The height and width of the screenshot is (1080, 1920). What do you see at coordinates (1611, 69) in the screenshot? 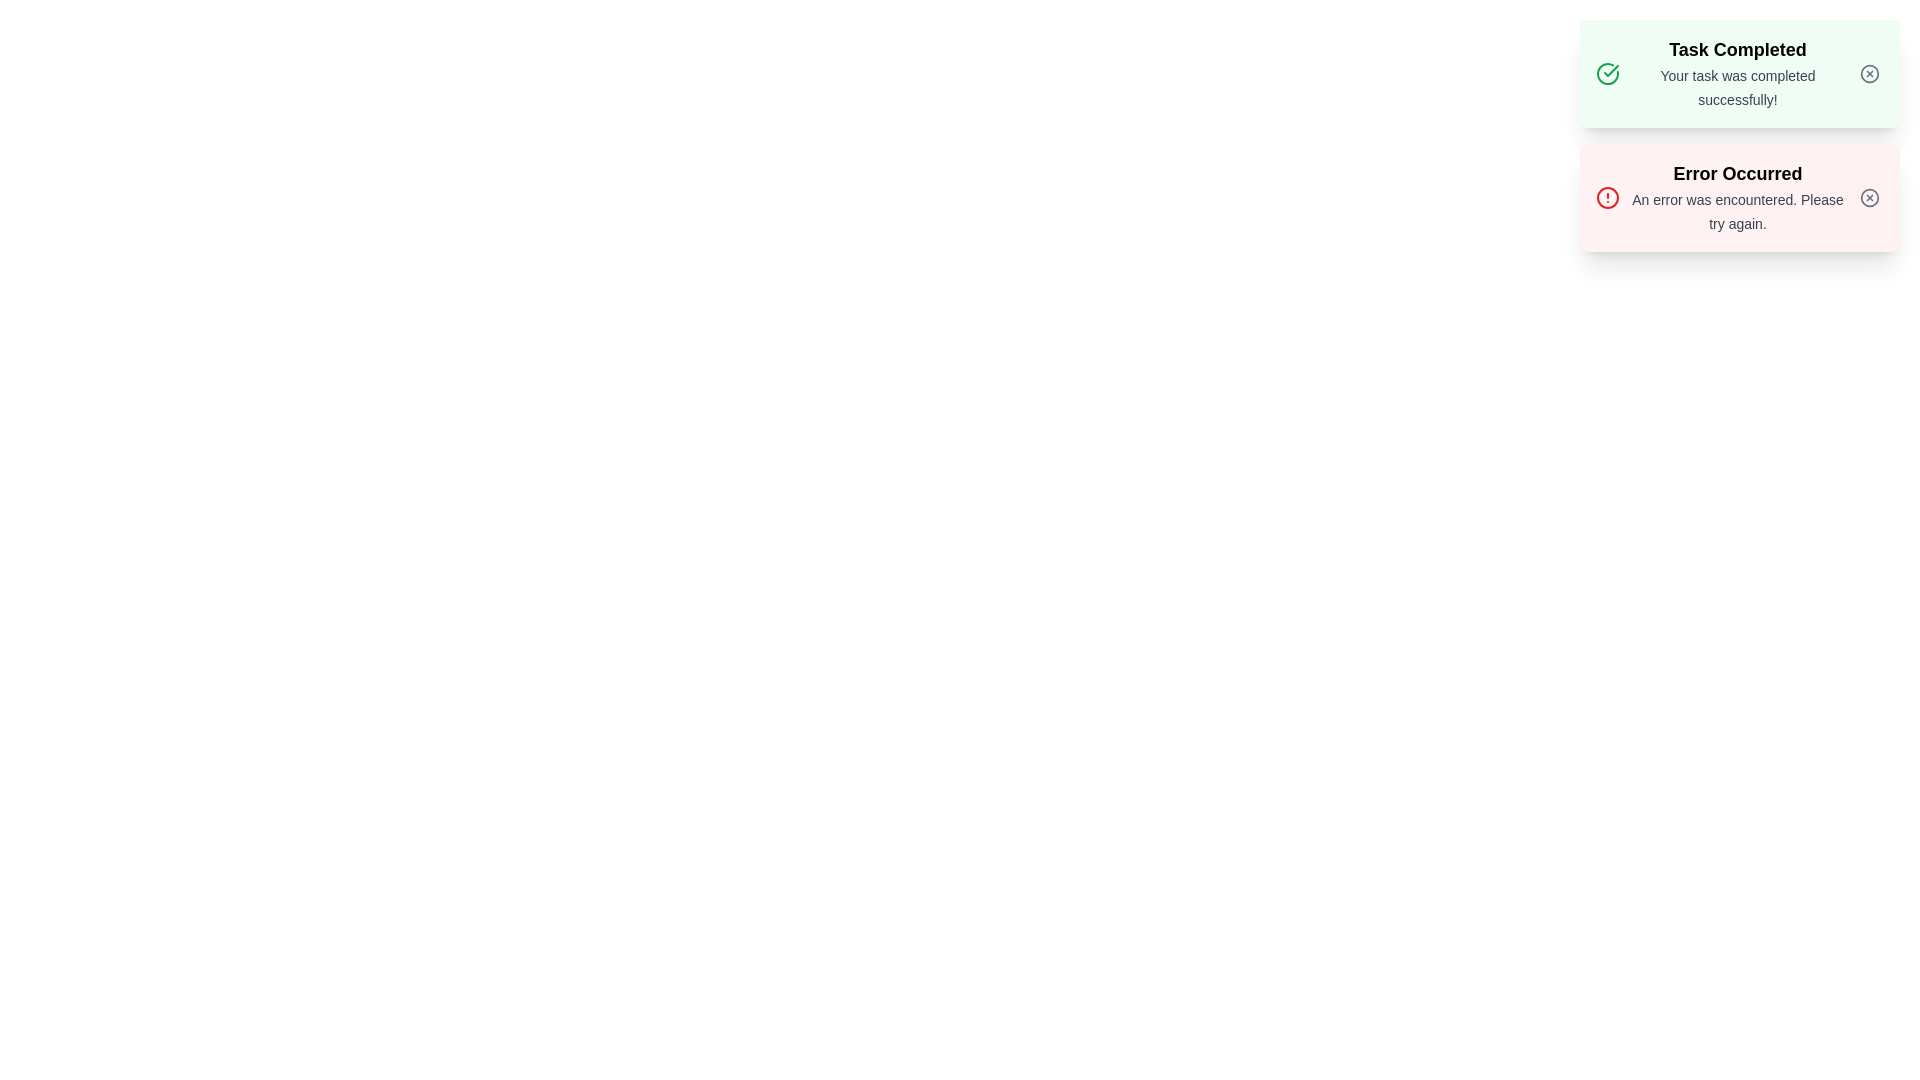
I see `the visual feedback of the green checkmark icon located in the top-right of the 'Task Completed' notification card` at bounding box center [1611, 69].